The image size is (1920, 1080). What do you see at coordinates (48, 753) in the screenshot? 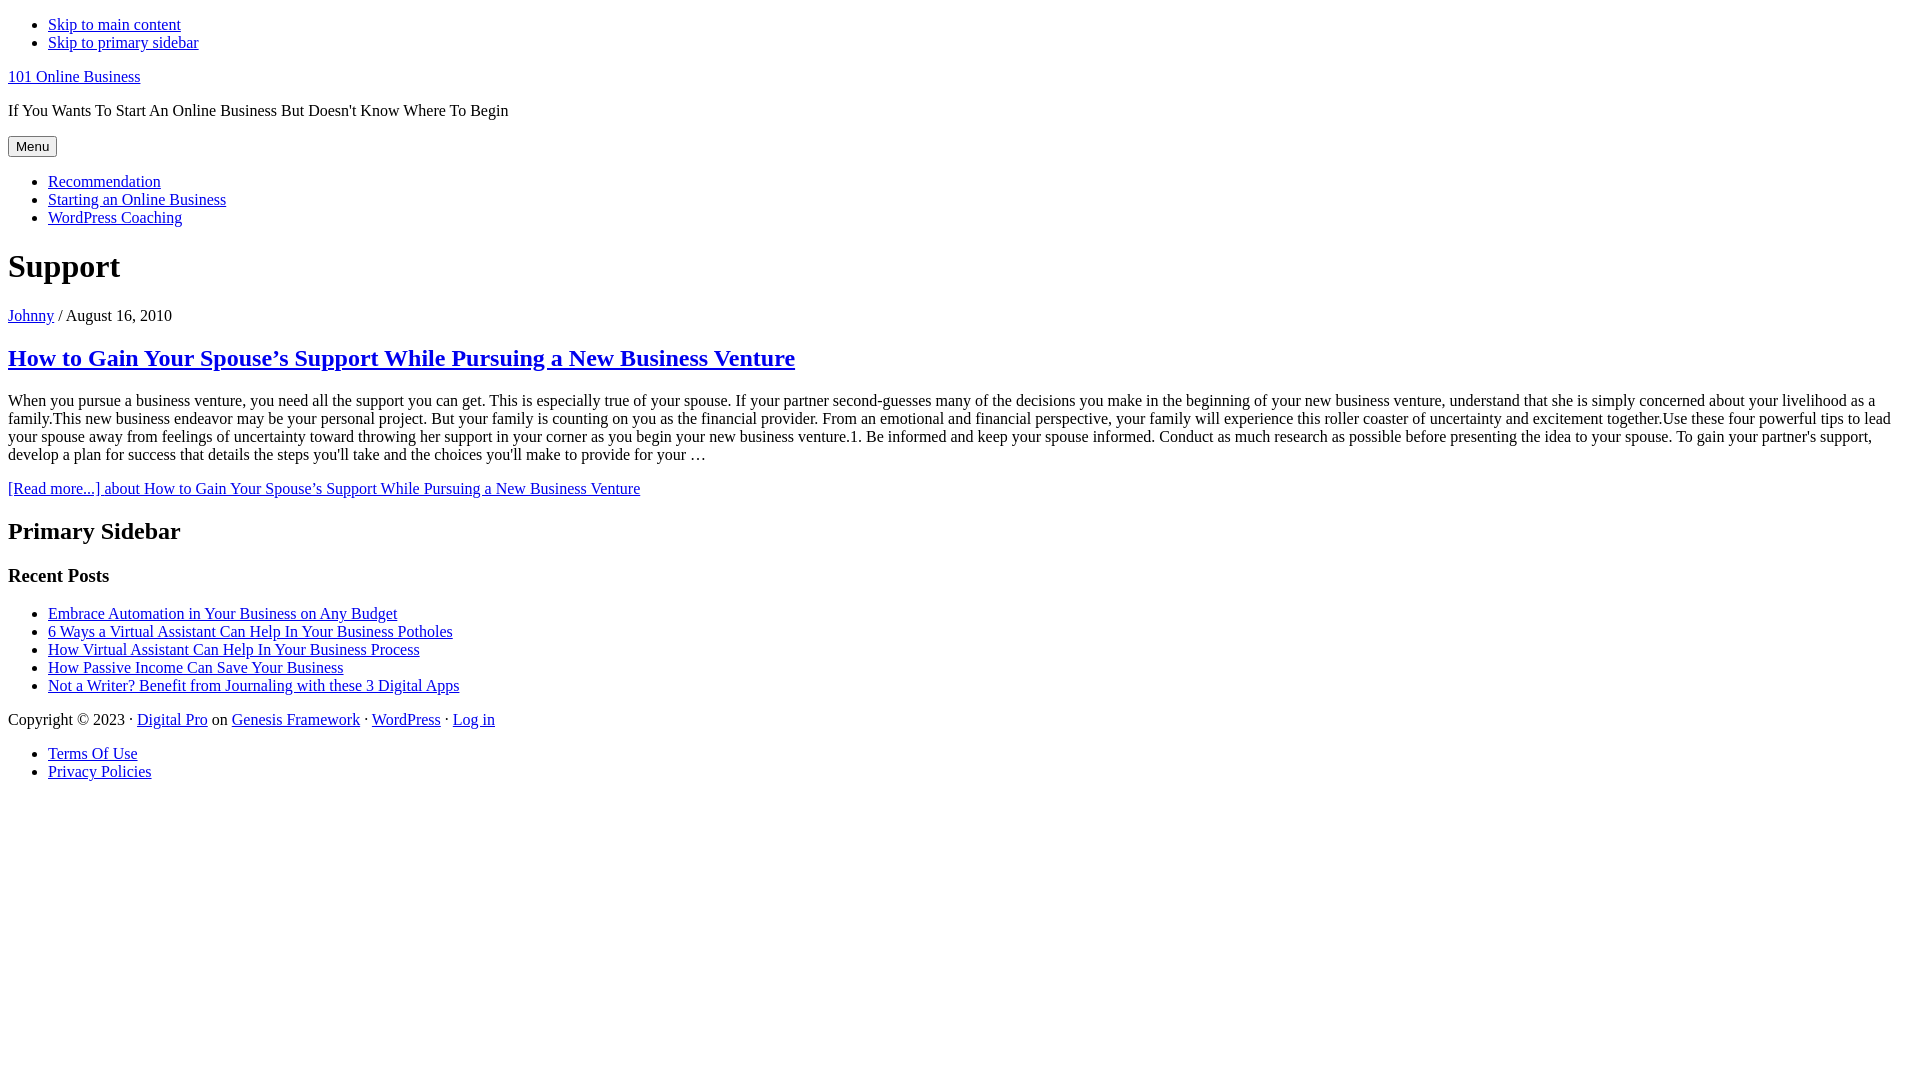
I see `'Terms Of Use'` at bounding box center [48, 753].